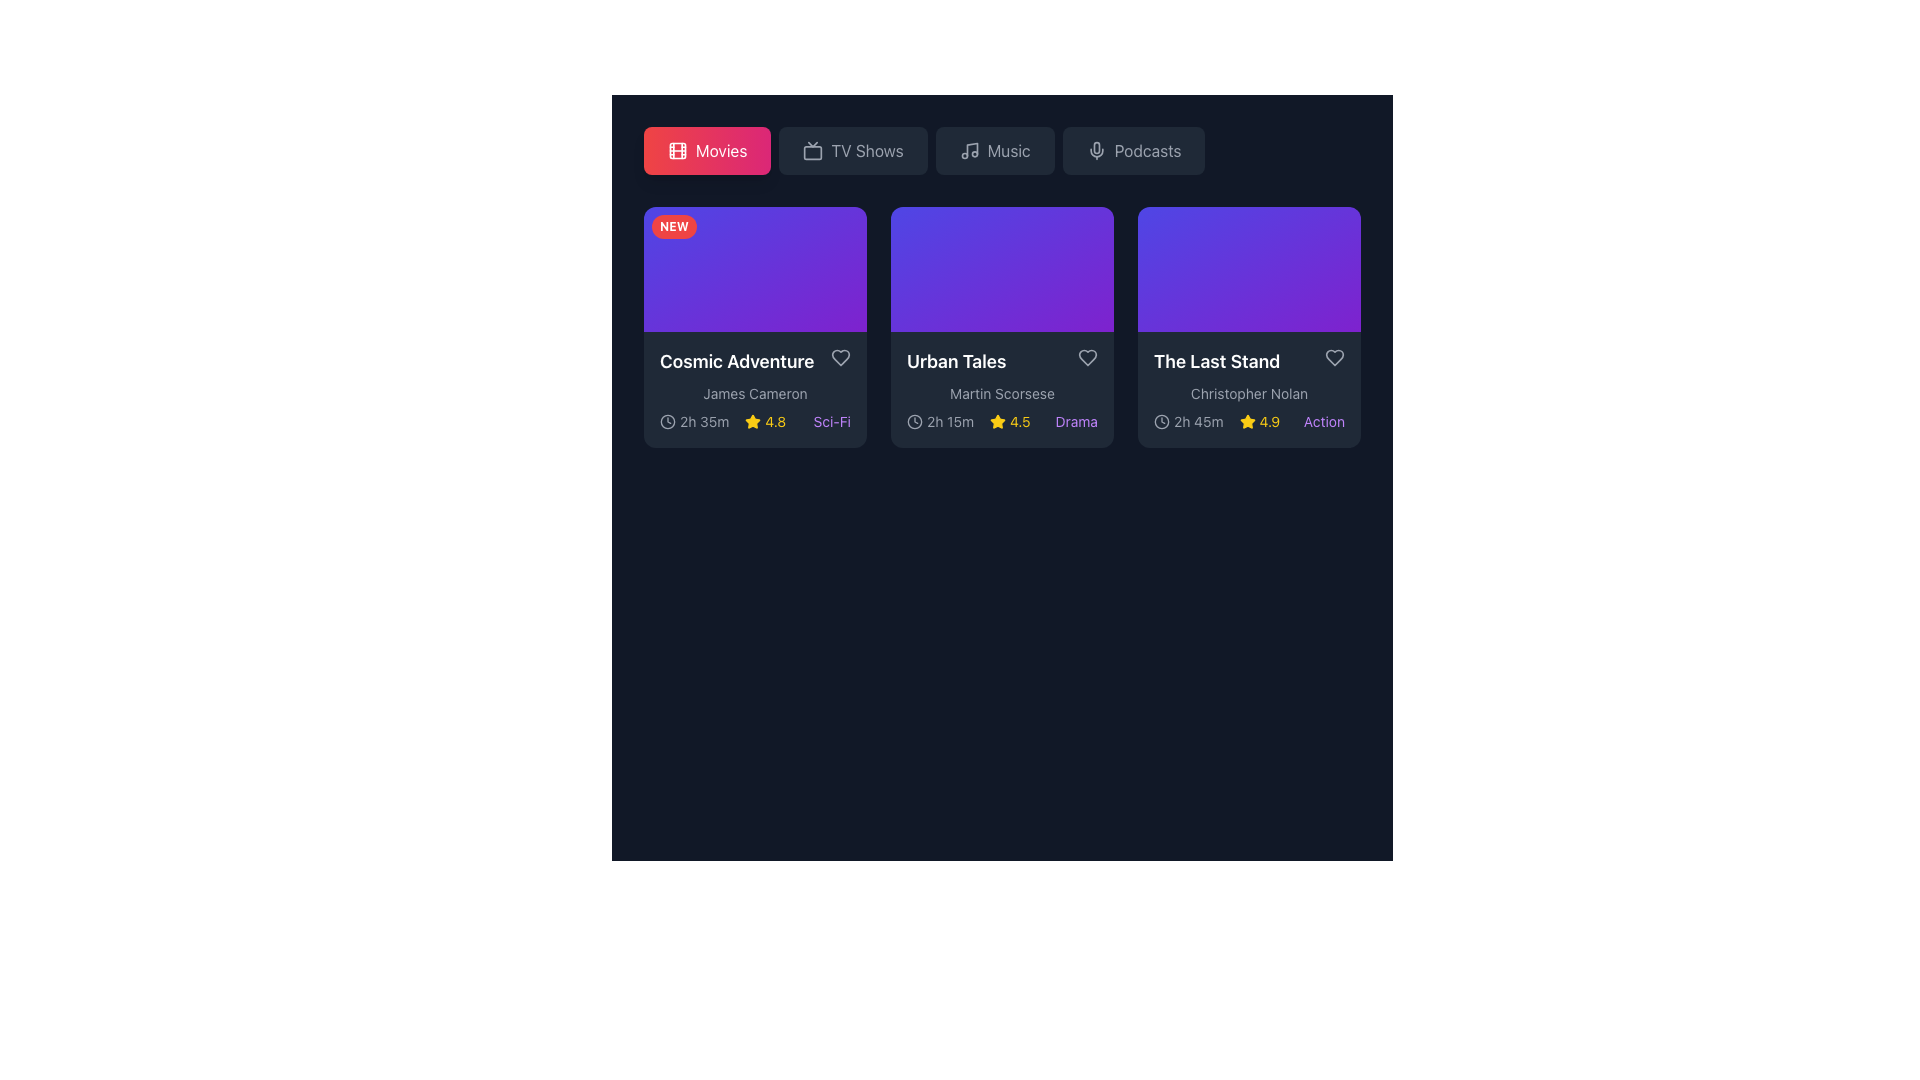 This screenshot has width=1920, height=1080. Describe the element at coordinates (1002, 390) in the screenshot. I see `the informational card displaying details about the movie 'Urban Tales', which is the second card in a horizontal collection of movie cards` at that location.